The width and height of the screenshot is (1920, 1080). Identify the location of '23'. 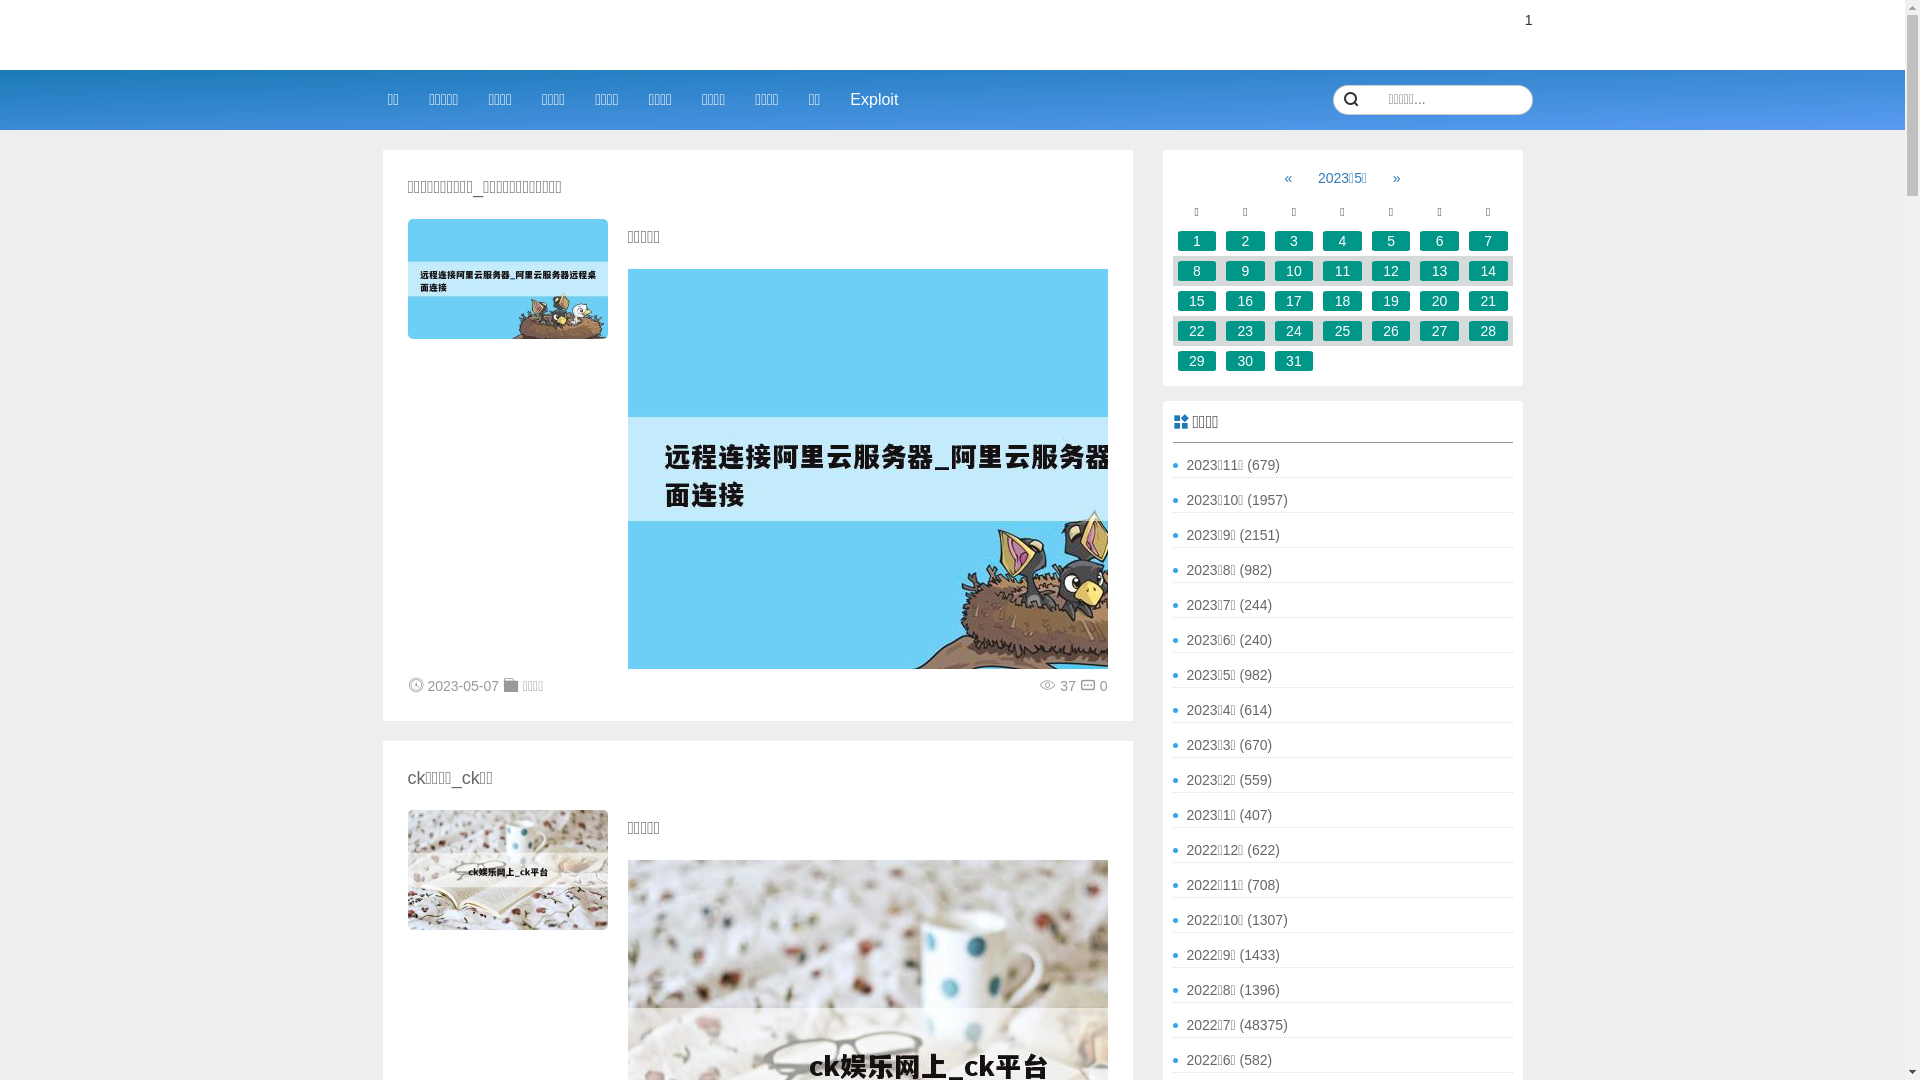
(1244, 330).